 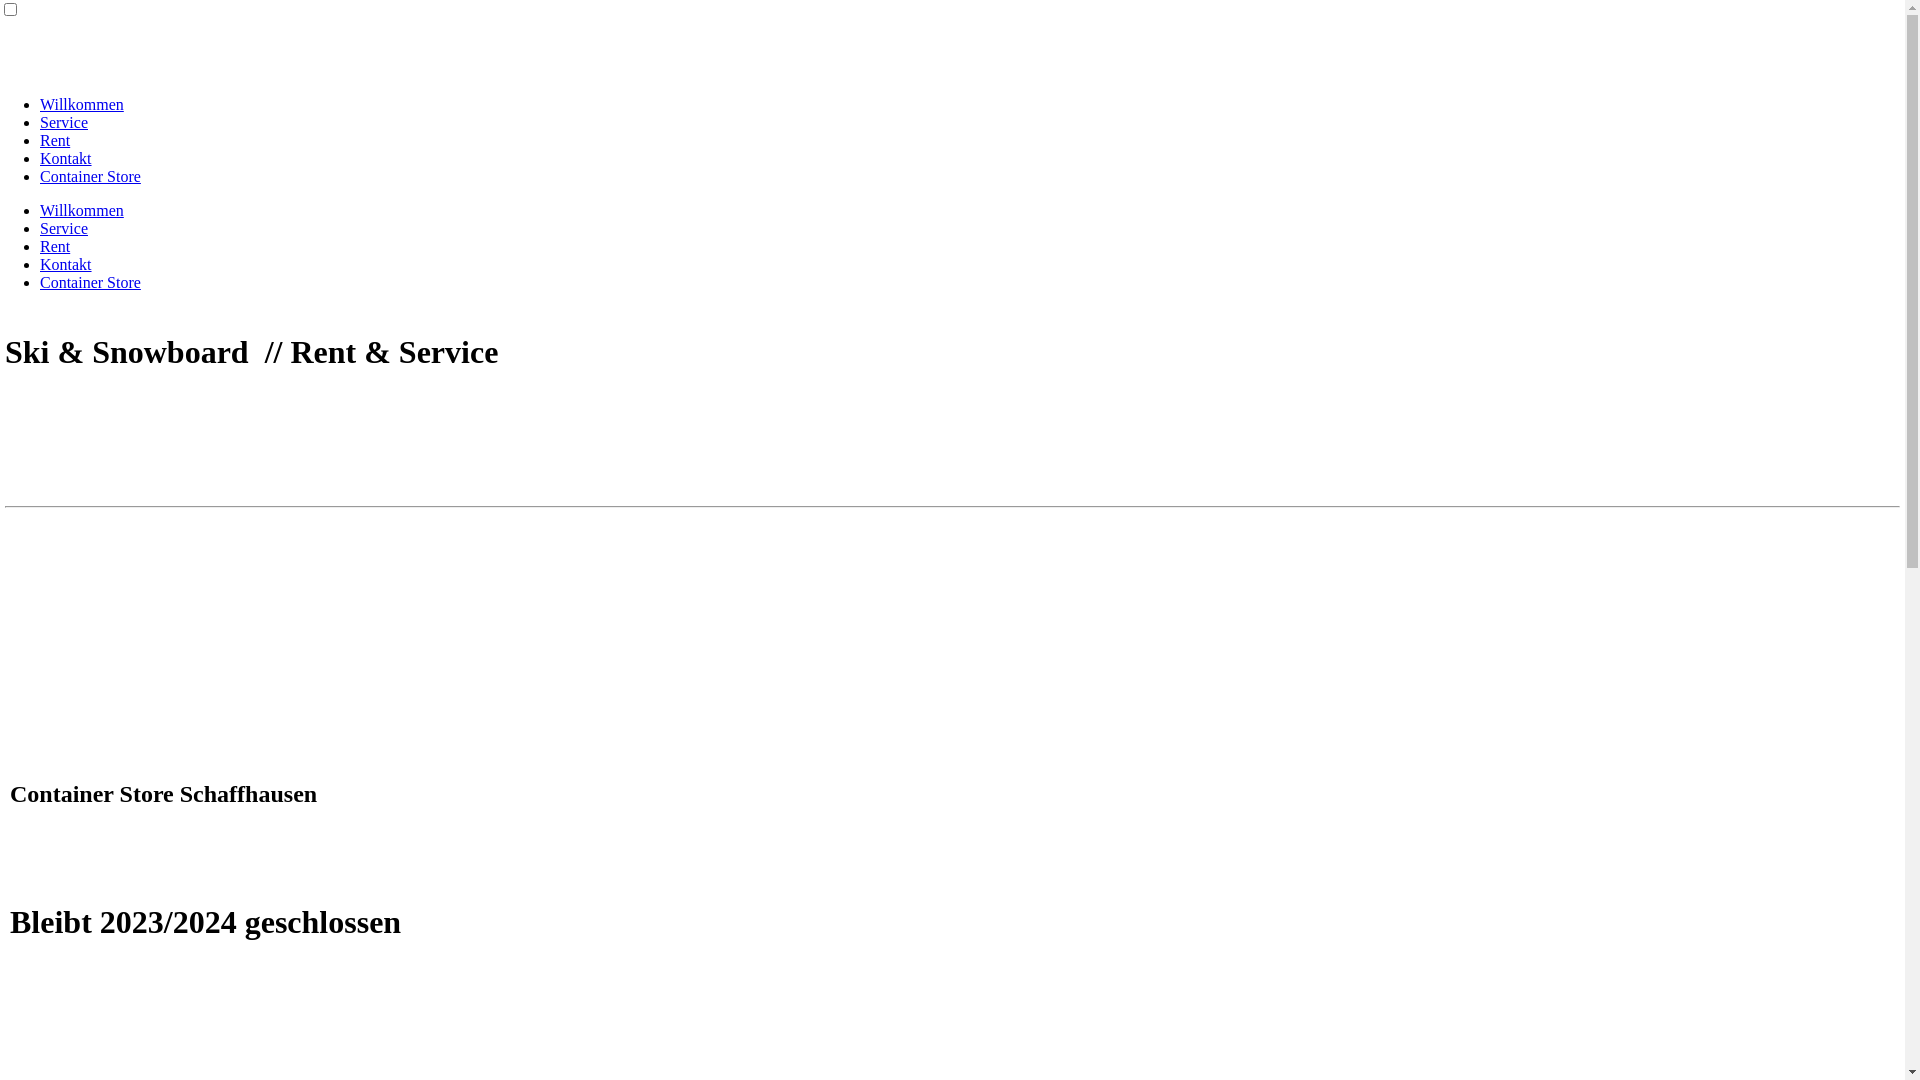 I want to click on 'Willkommen', so click(x=80, y=210).